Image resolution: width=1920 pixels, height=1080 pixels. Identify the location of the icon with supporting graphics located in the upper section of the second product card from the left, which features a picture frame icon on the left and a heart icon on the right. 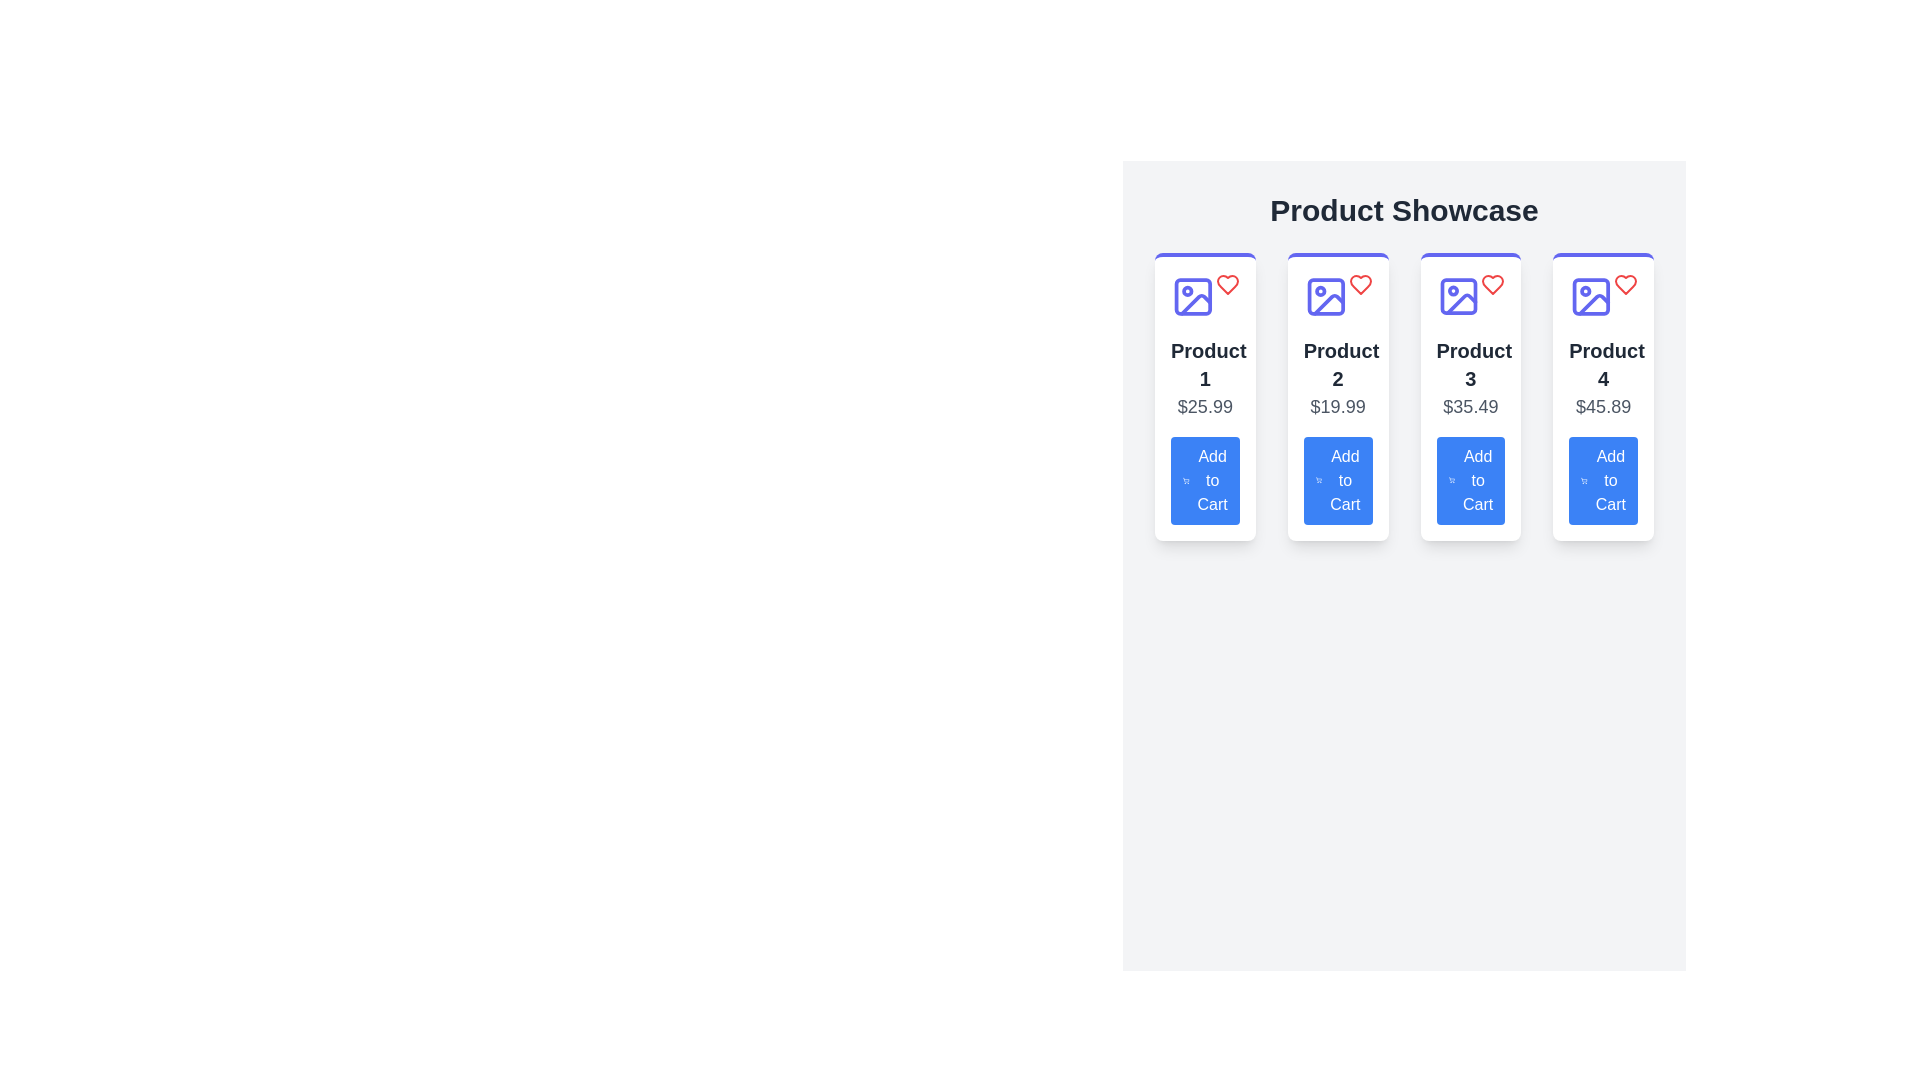
(1338, 297).